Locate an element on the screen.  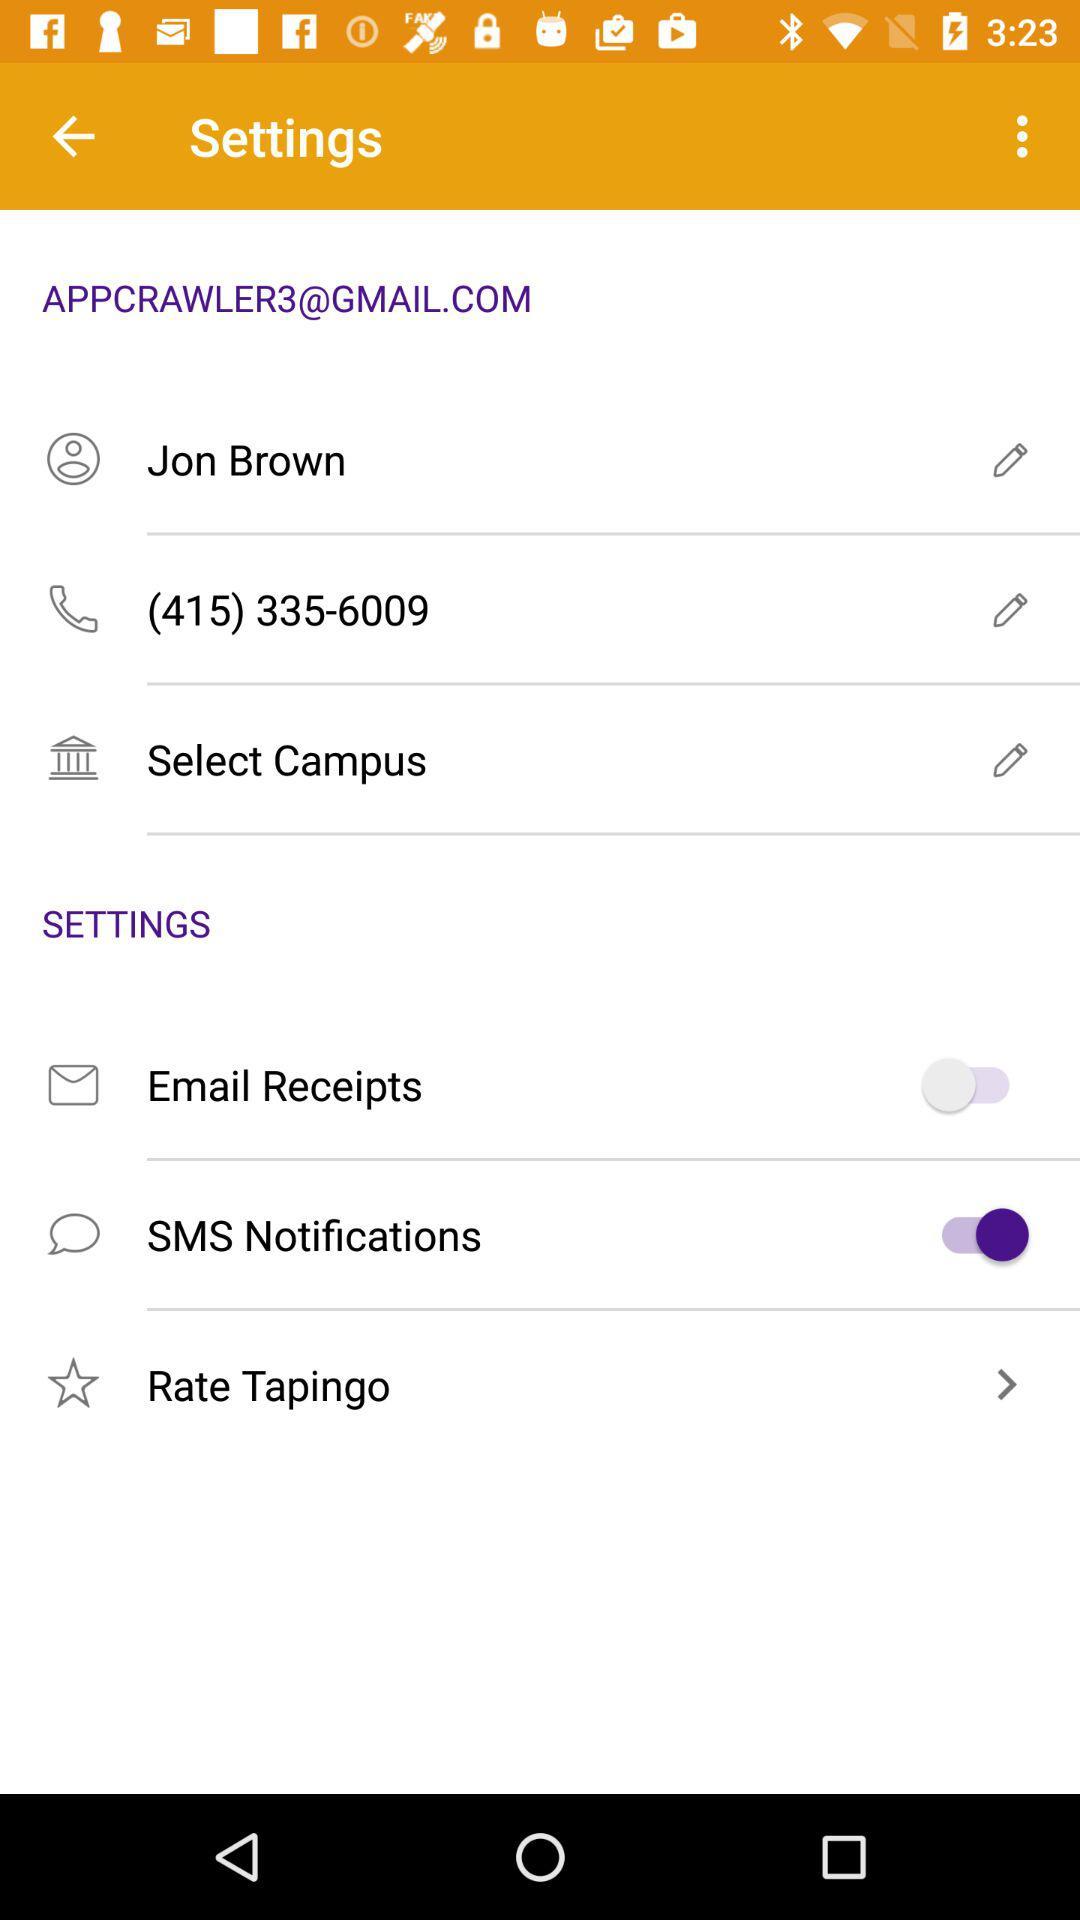
the icon at the top right corner is located at coordinates (1027, 135).